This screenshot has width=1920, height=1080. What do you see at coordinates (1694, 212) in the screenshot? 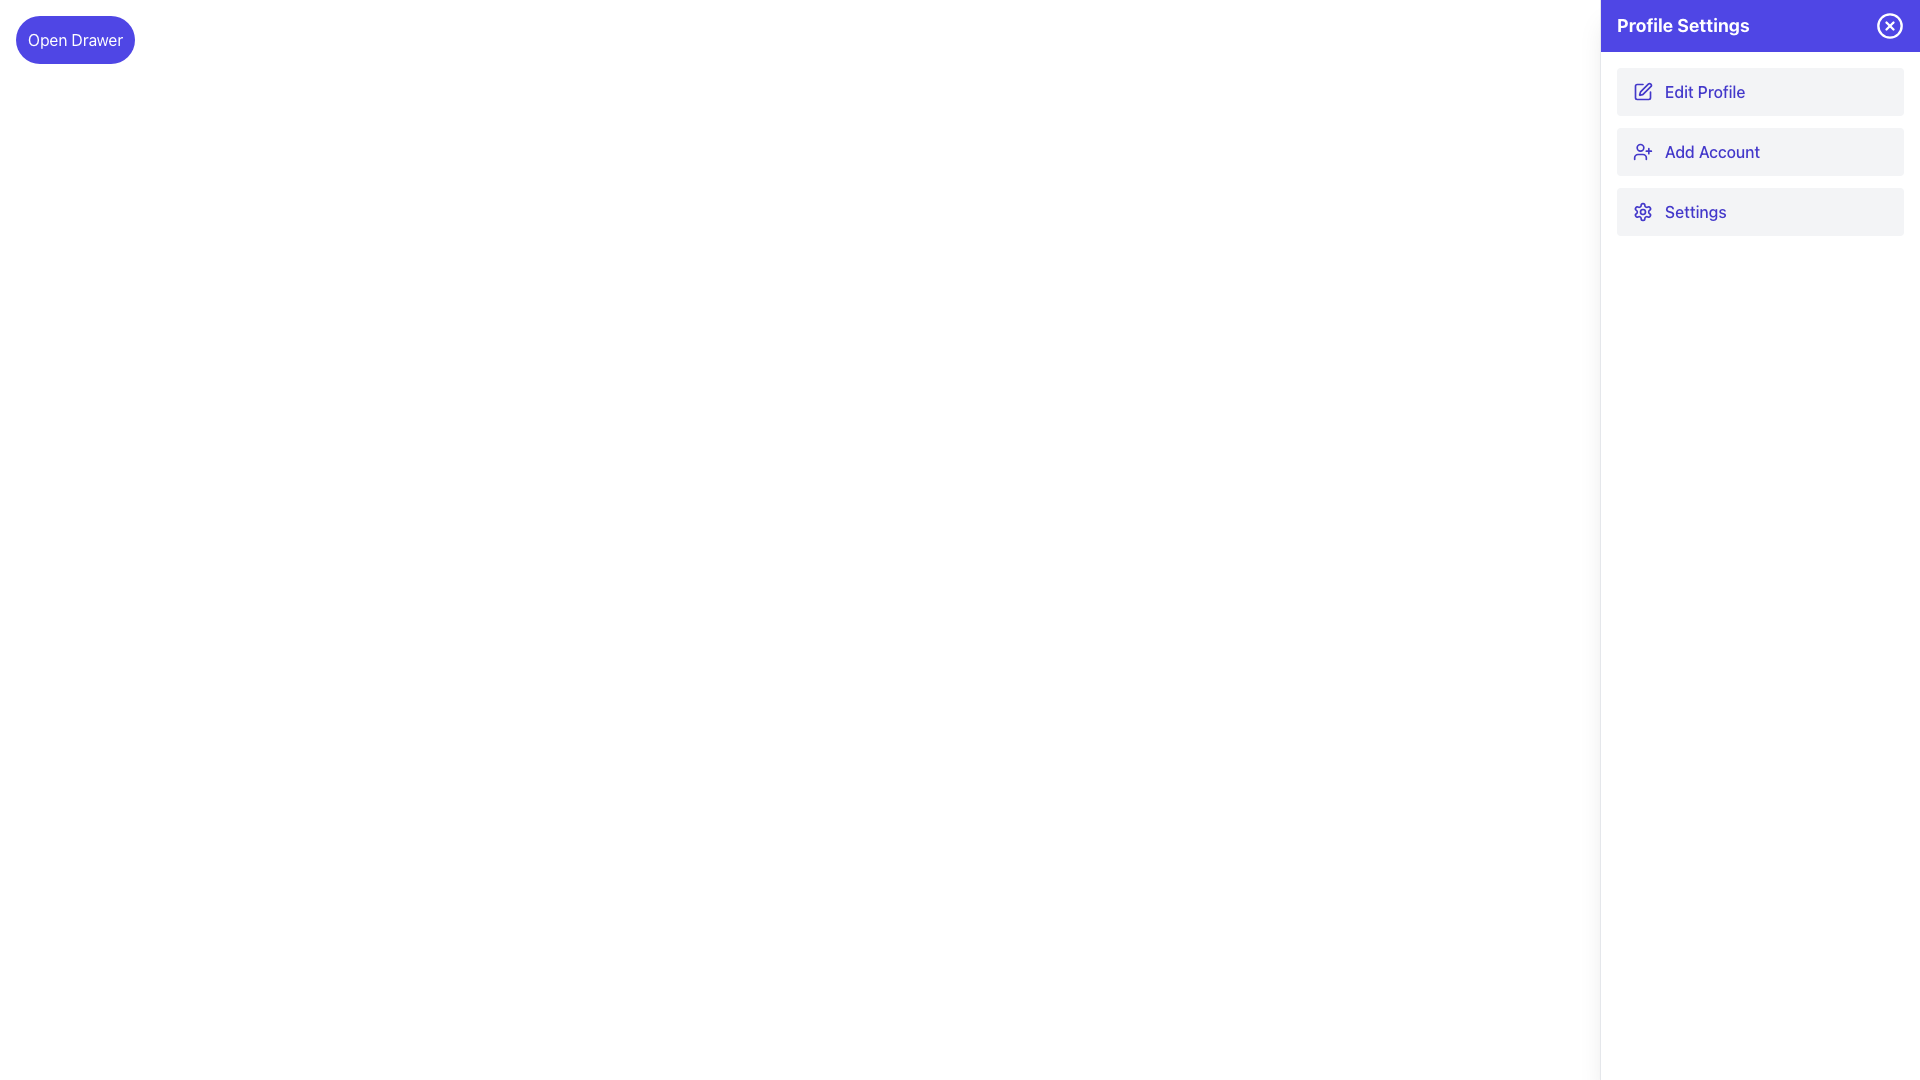
I see `the 'Settings' text label that is part of the third menu option in the 'Profile Settings' section, located below the 'Add Account' option` at bounding box center [1694, 212].